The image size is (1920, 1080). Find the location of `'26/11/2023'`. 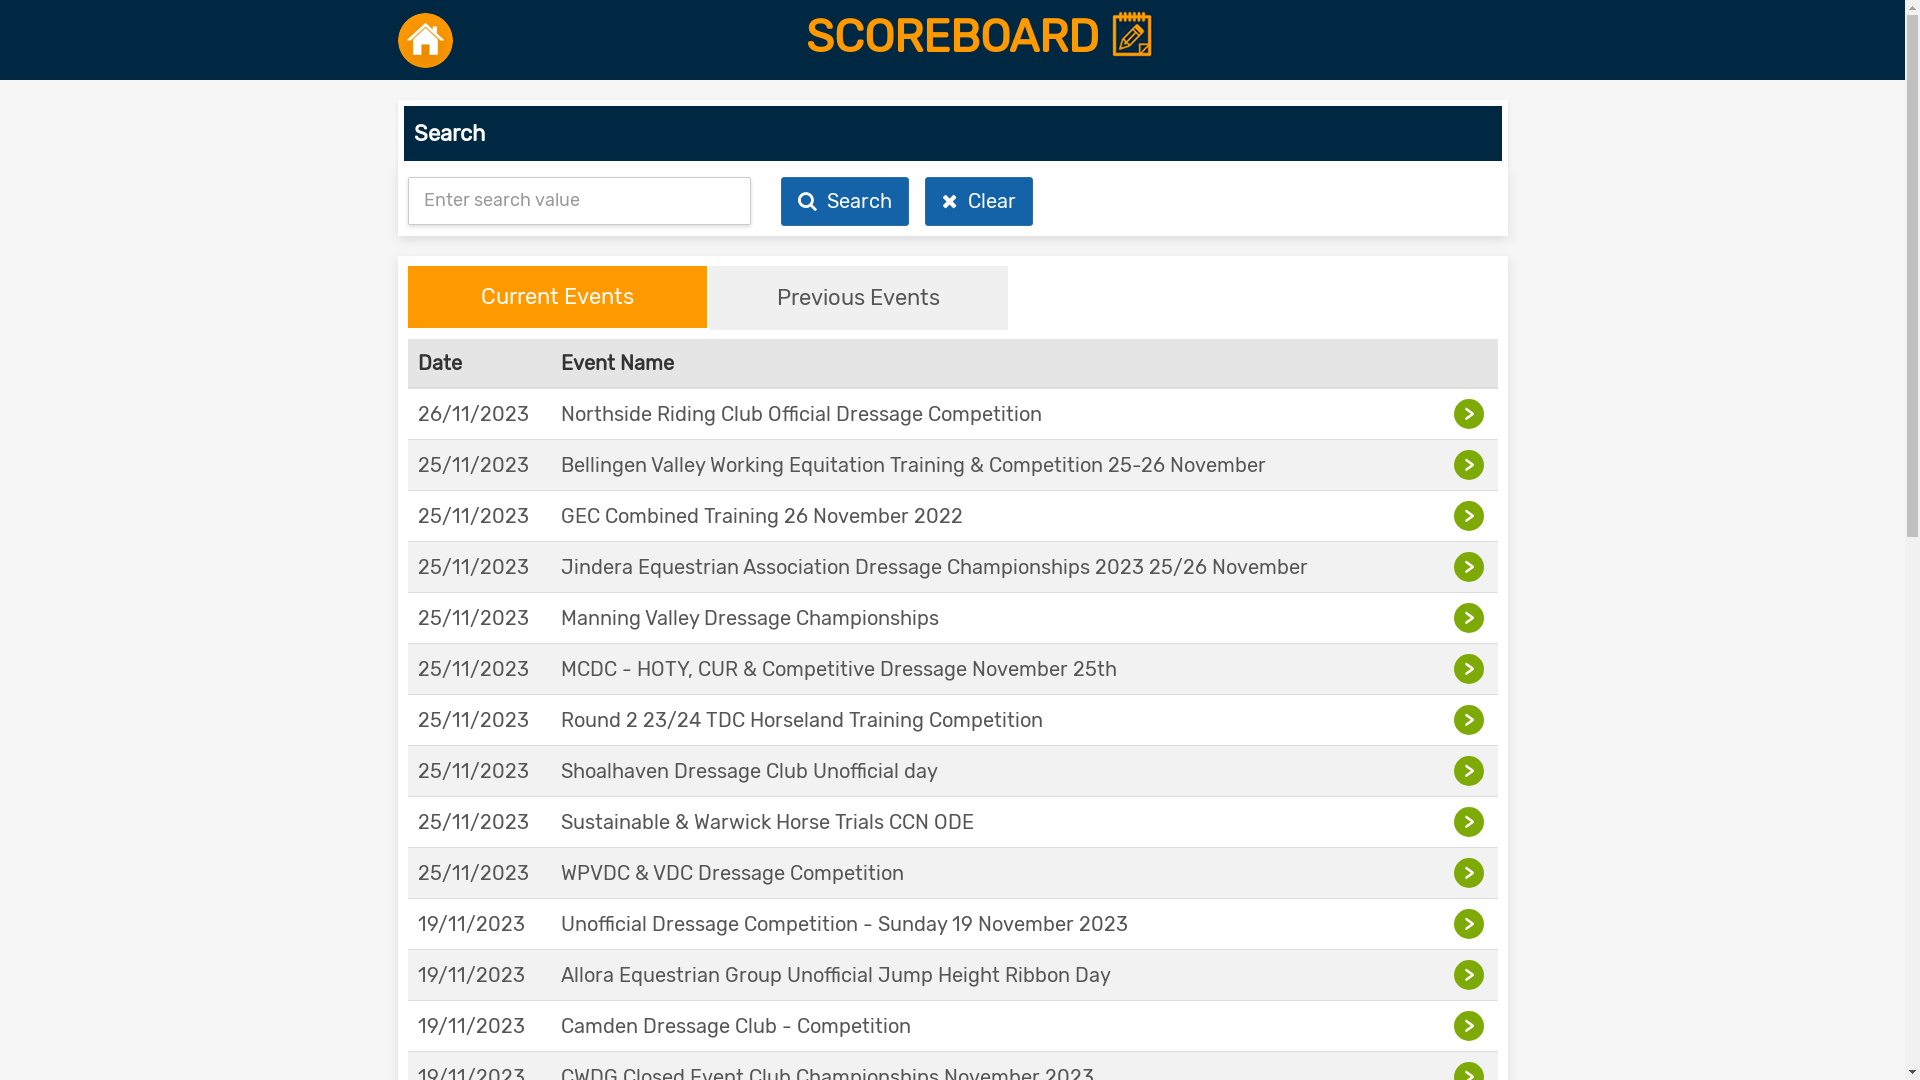

'26/11/2023' is located at coordinates (416, 412).